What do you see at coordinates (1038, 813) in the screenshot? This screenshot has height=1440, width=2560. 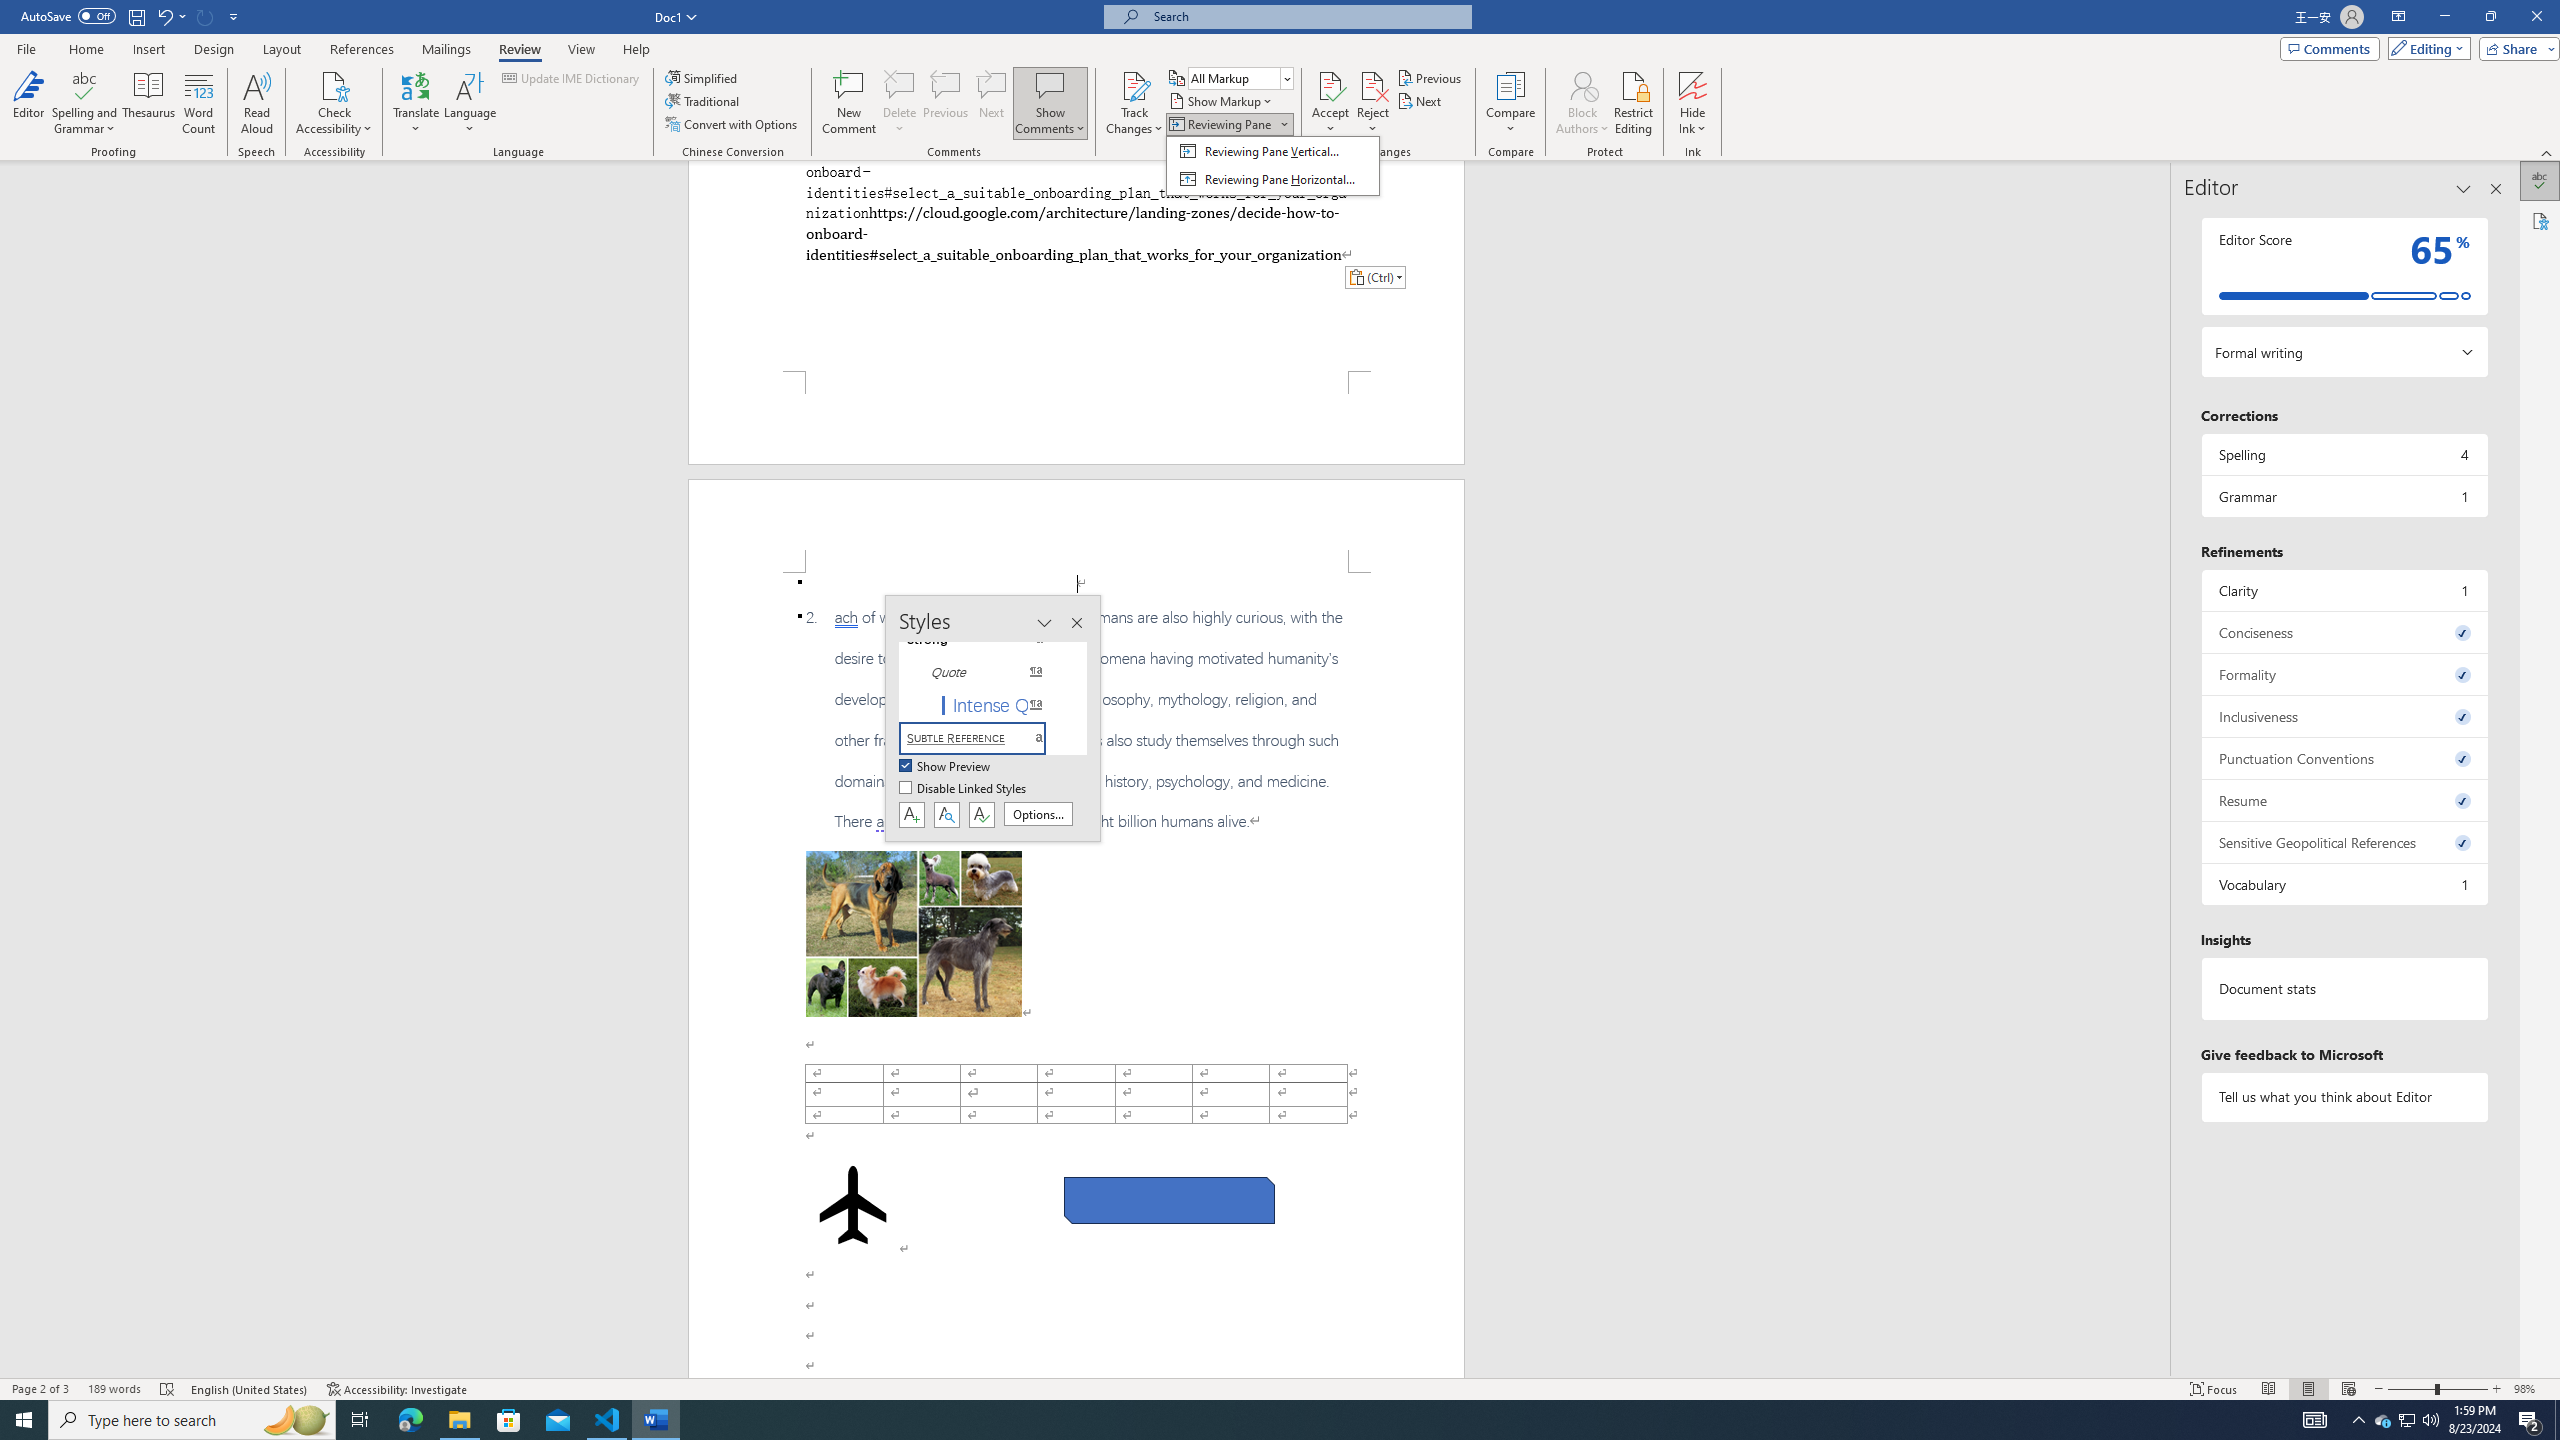 I see `'Options...'` at bounding box center [1038, 813].